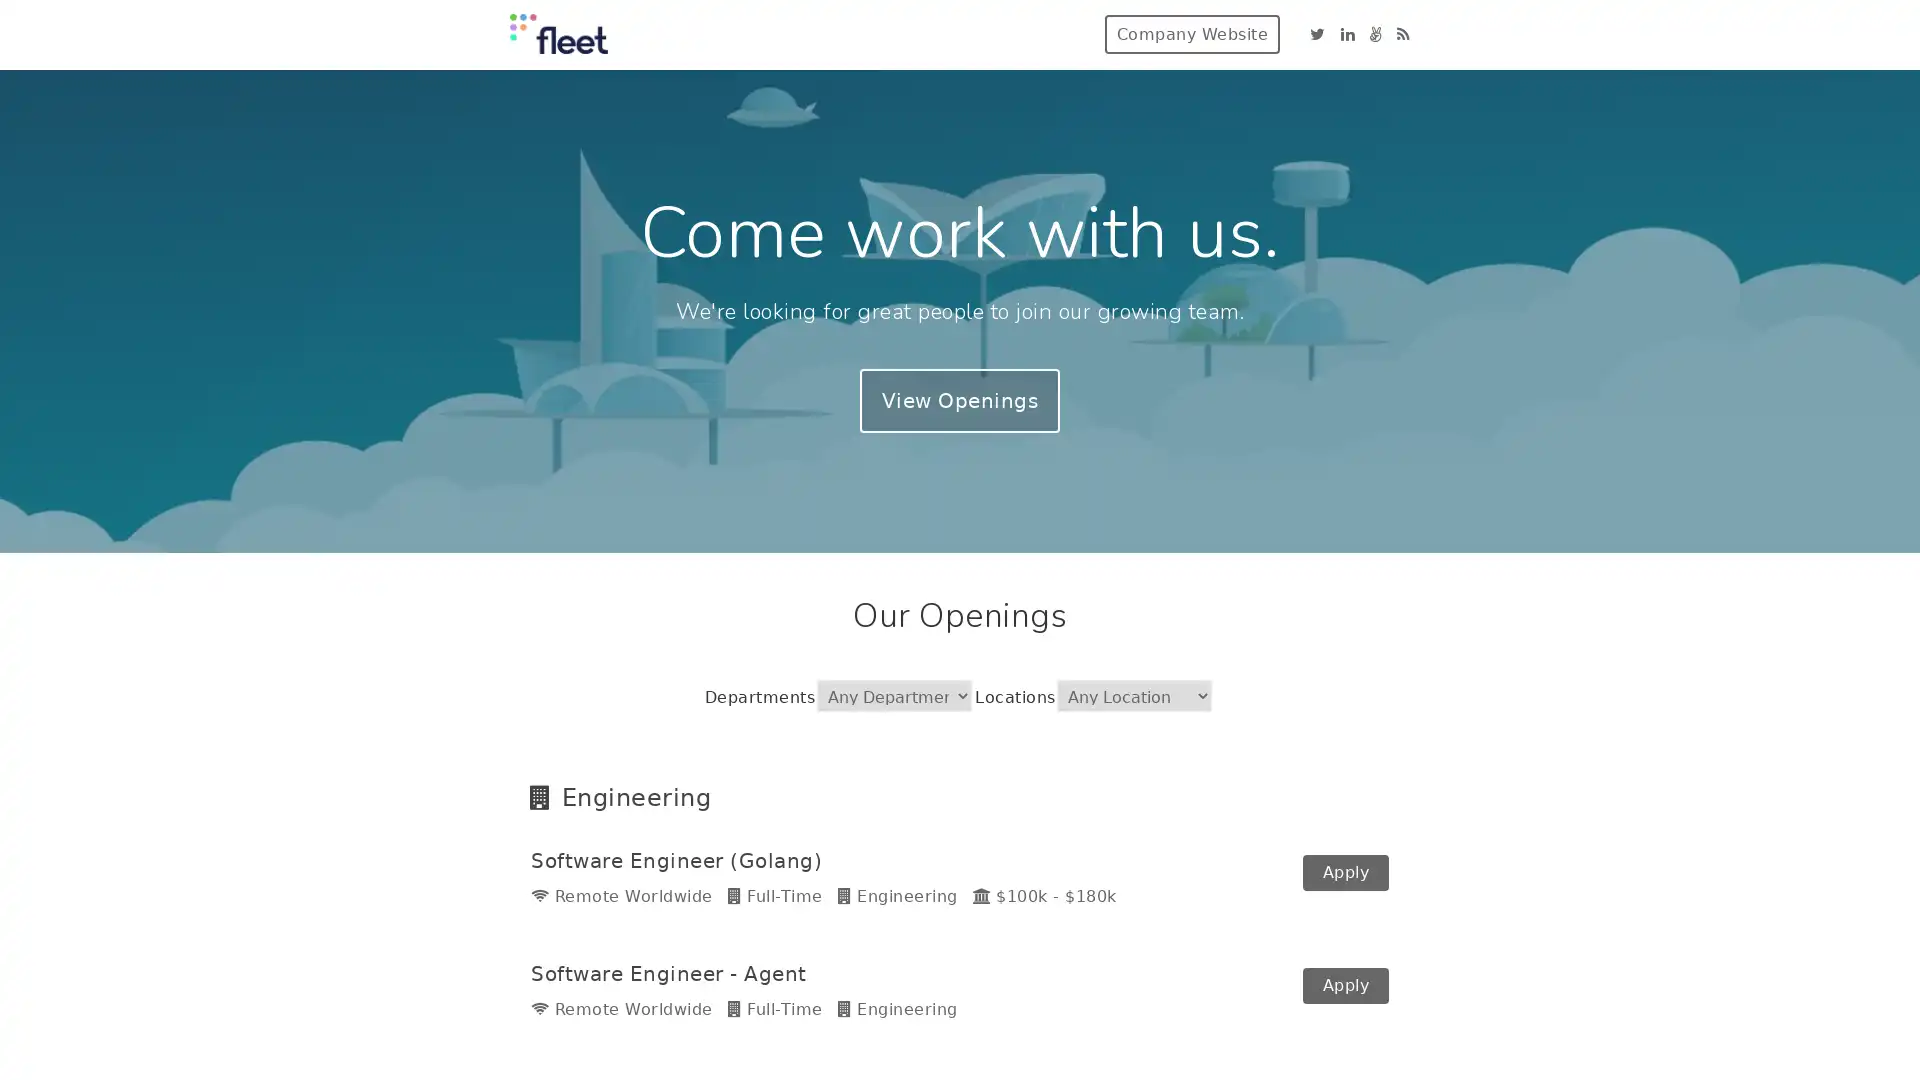 The height and width of the screenshot is (1080, 1920). Describe the element at coordinates (1345, 1002) in the screenshot. I see `Apply` at that location.